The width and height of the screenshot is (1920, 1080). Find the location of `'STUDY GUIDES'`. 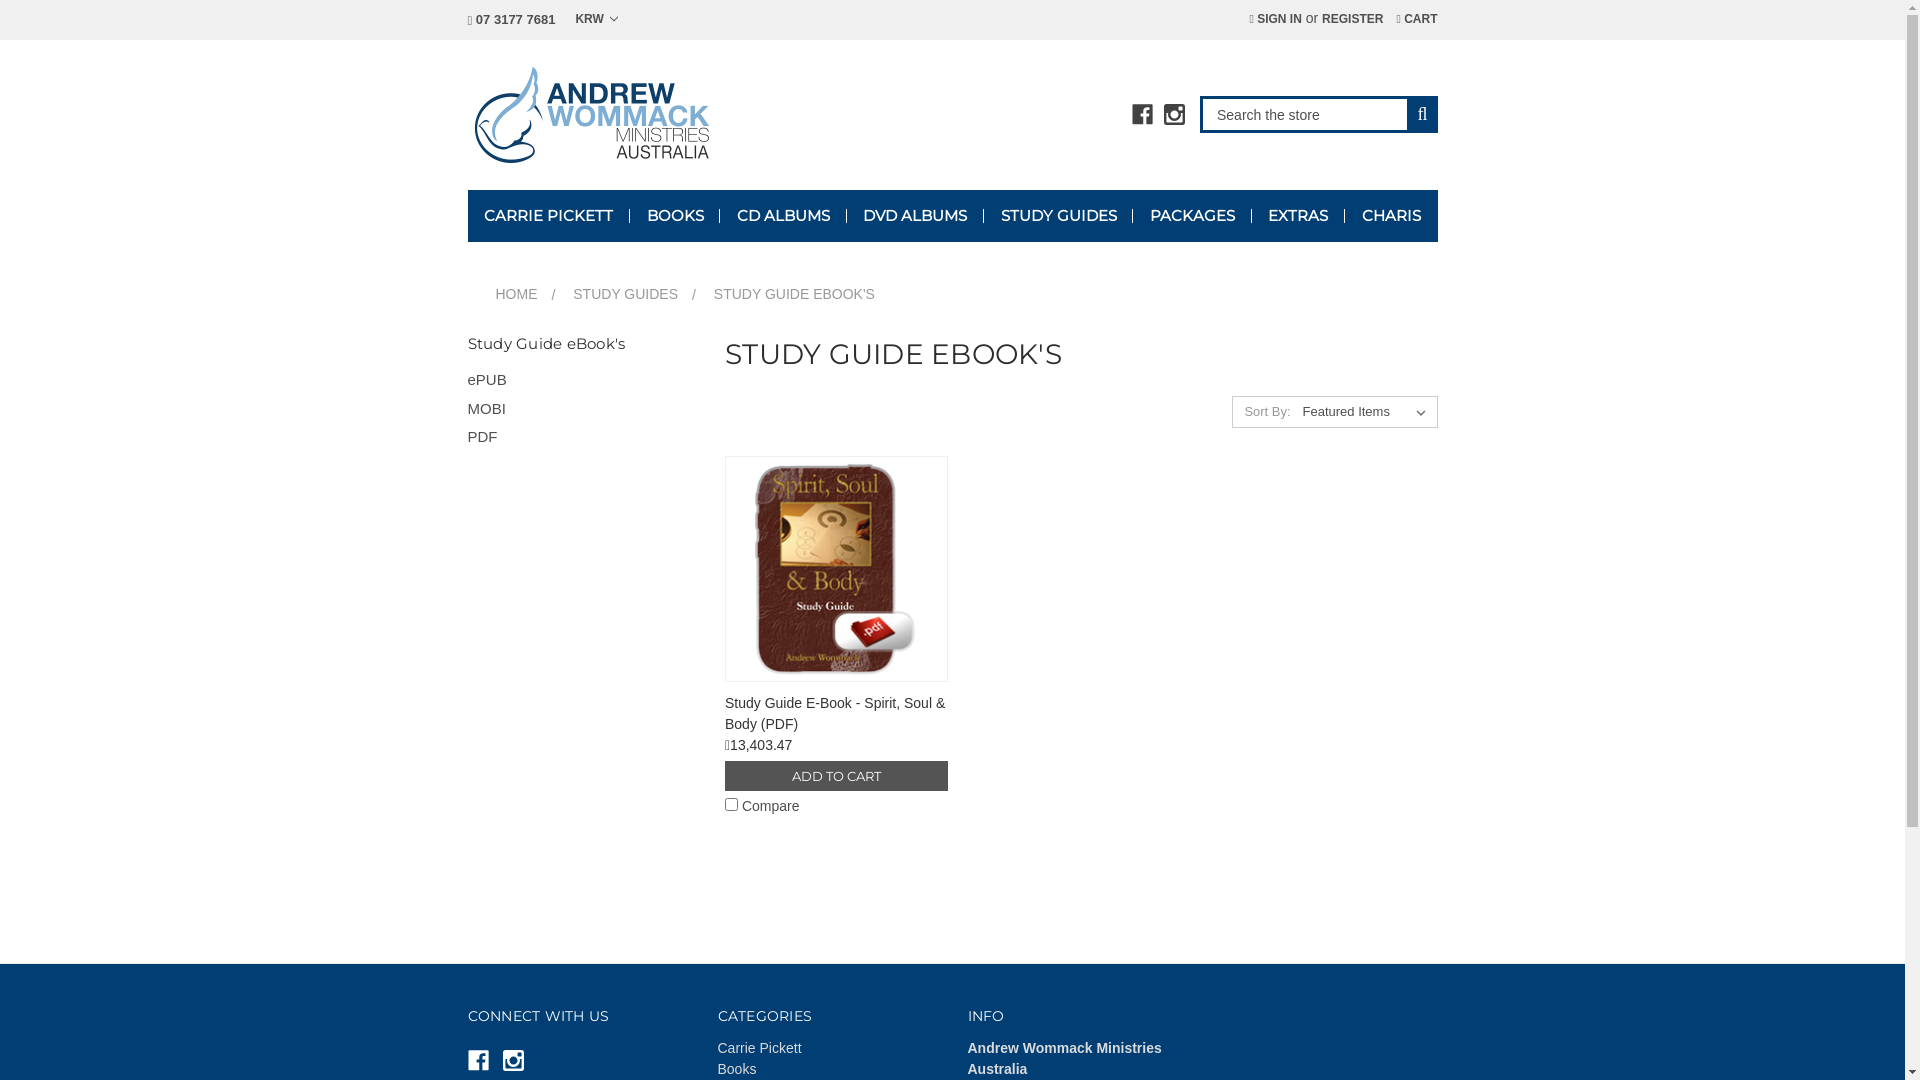

'STUDY GUIDES' is located at coordinates (1057, 216).